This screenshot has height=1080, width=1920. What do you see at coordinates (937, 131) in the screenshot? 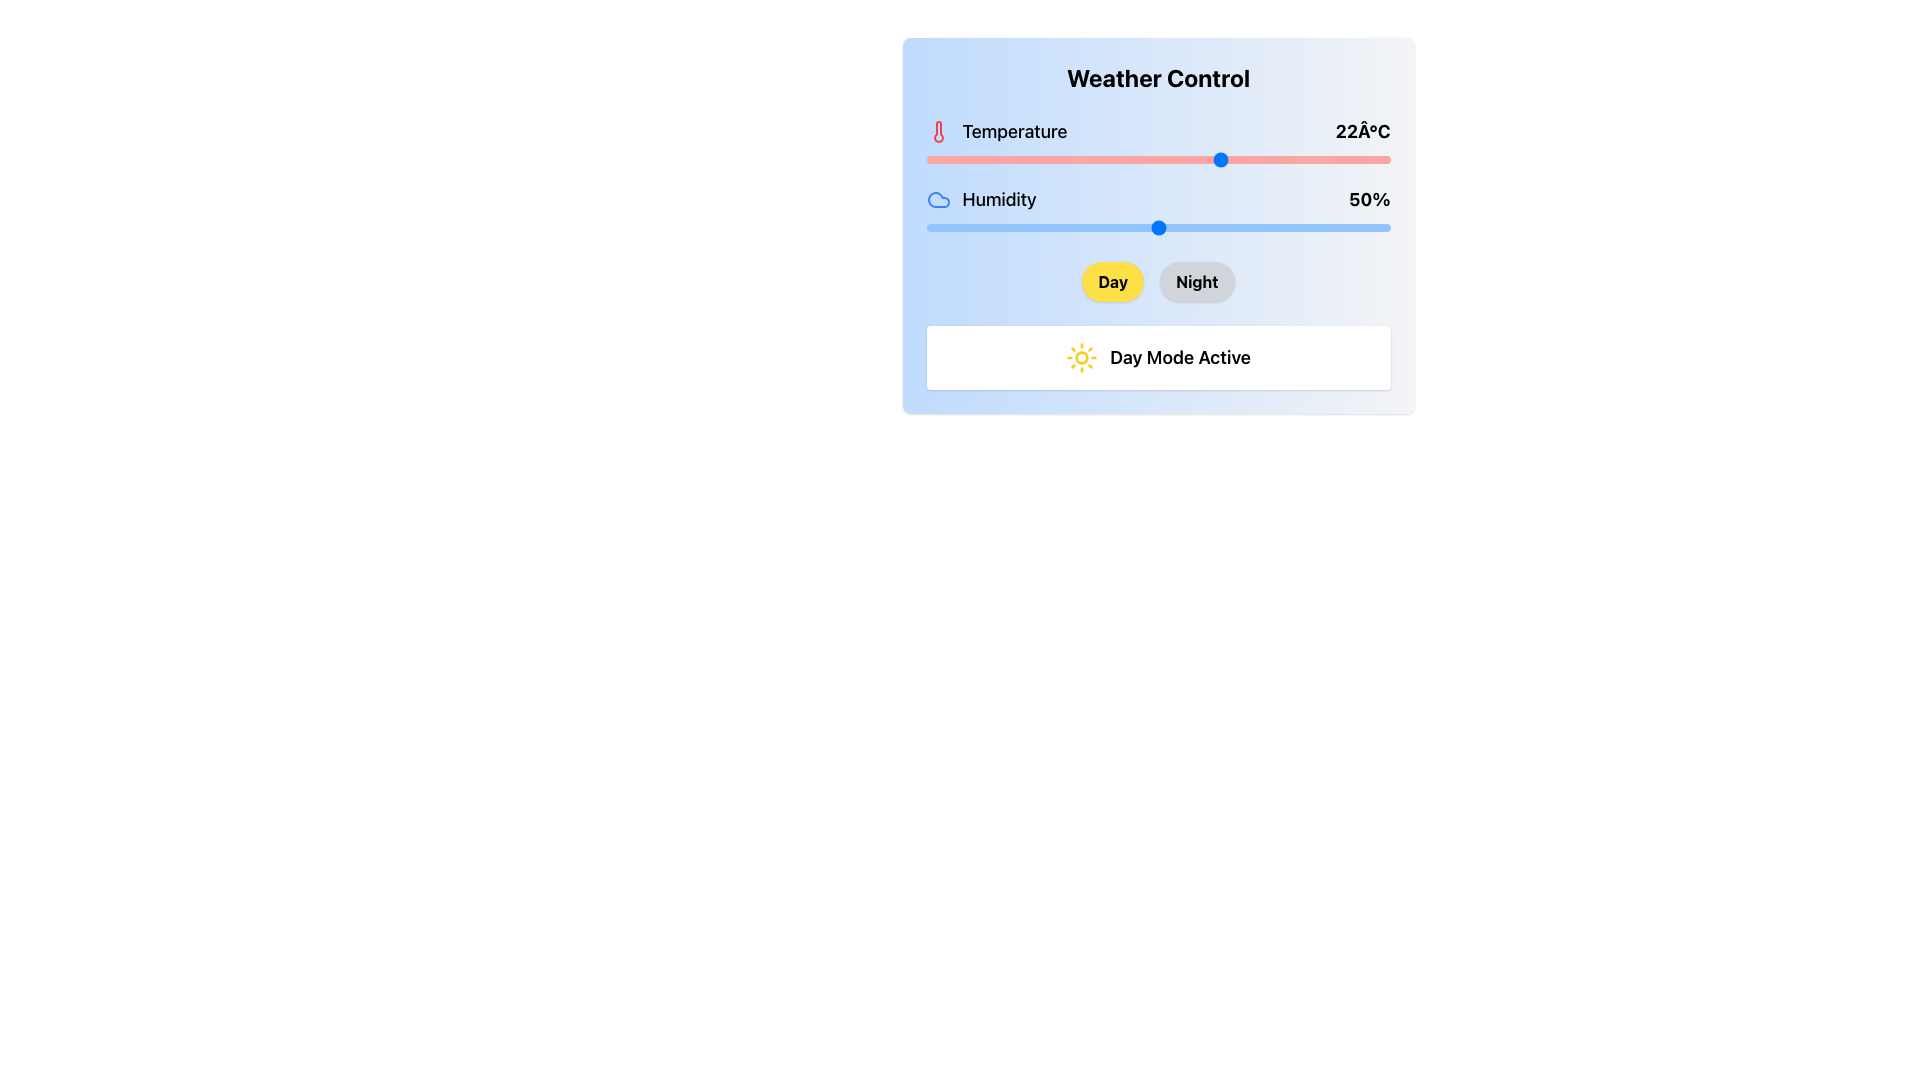
I see `the red thermometer icon located in the top-left section of the weather control panel, adjacent to the 'Temperature' label and slider control` at bounding box center [937, 131].